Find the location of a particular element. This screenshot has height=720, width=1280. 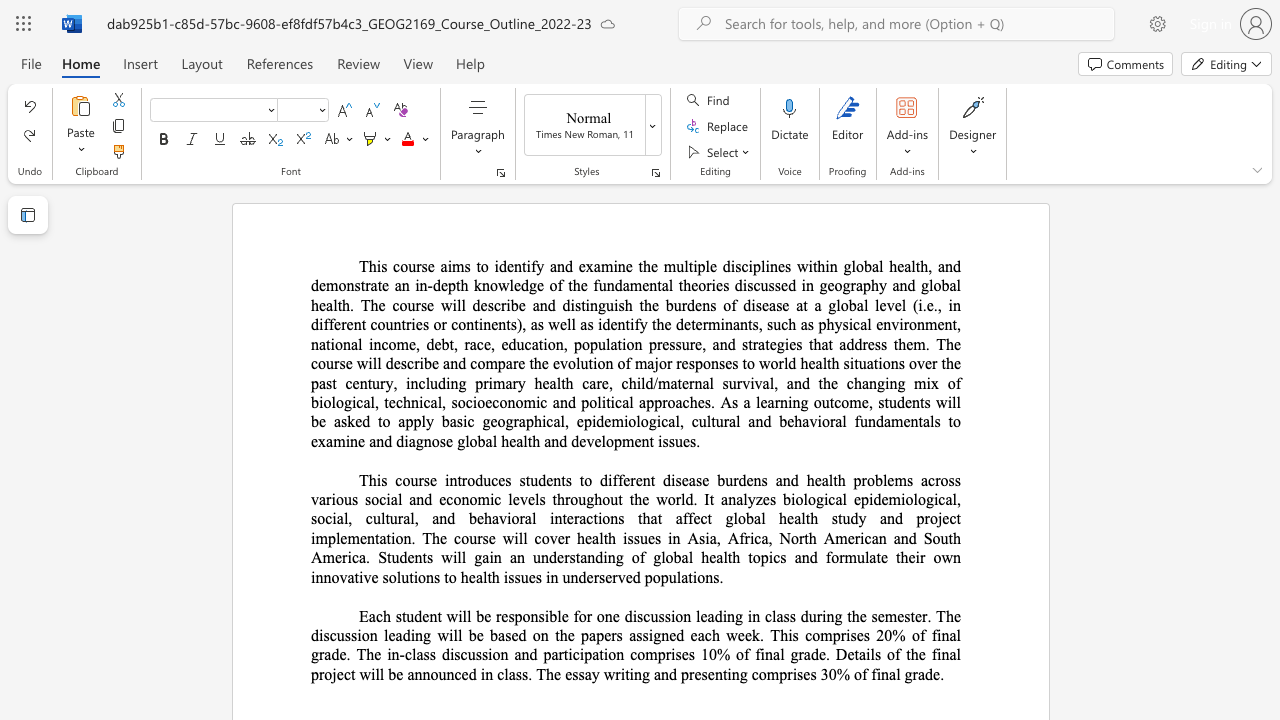

the subset text "in class. The essay writing and present" within the text "project will be announced in class. The essay writing and presenting comprises 30% of final grade." is located at coordinates (480, 674).